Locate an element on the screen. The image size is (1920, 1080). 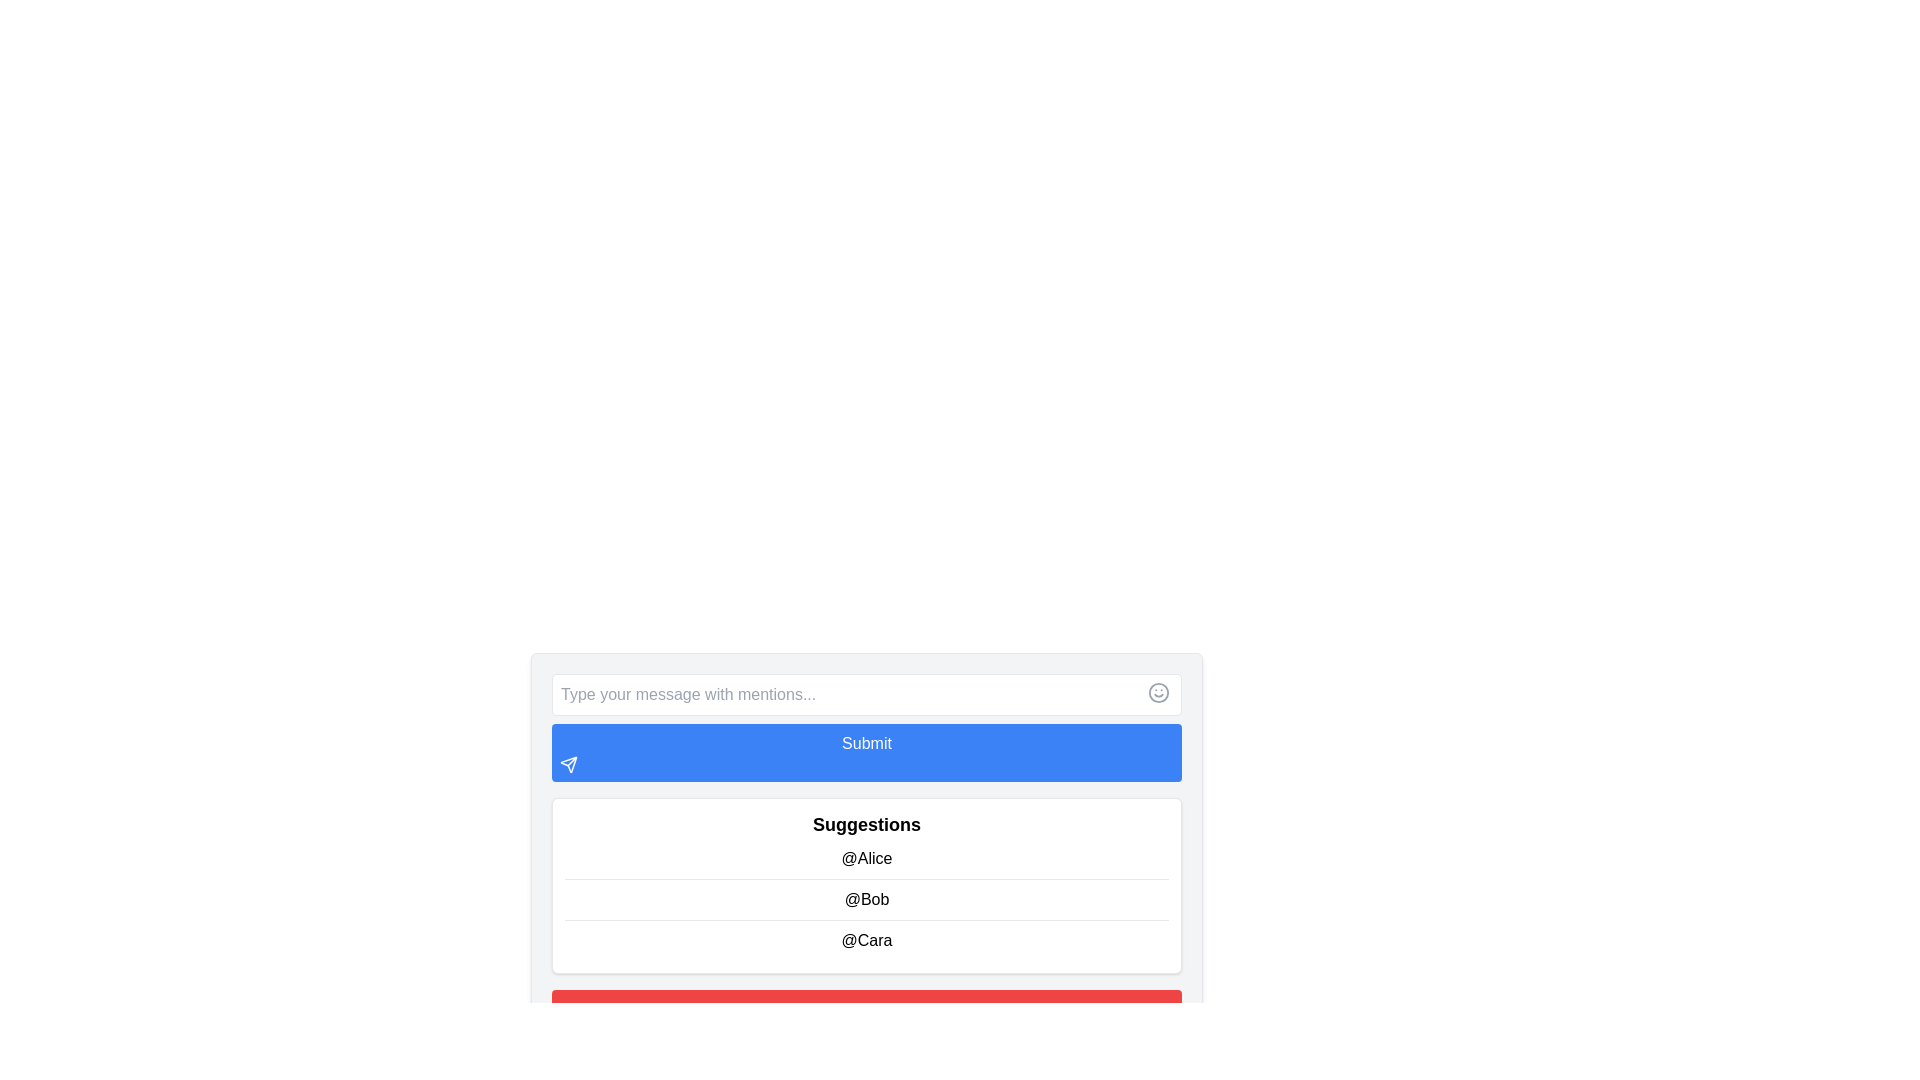
the selectable list item displaying '@Bob' is located at coordinates (867, 897).